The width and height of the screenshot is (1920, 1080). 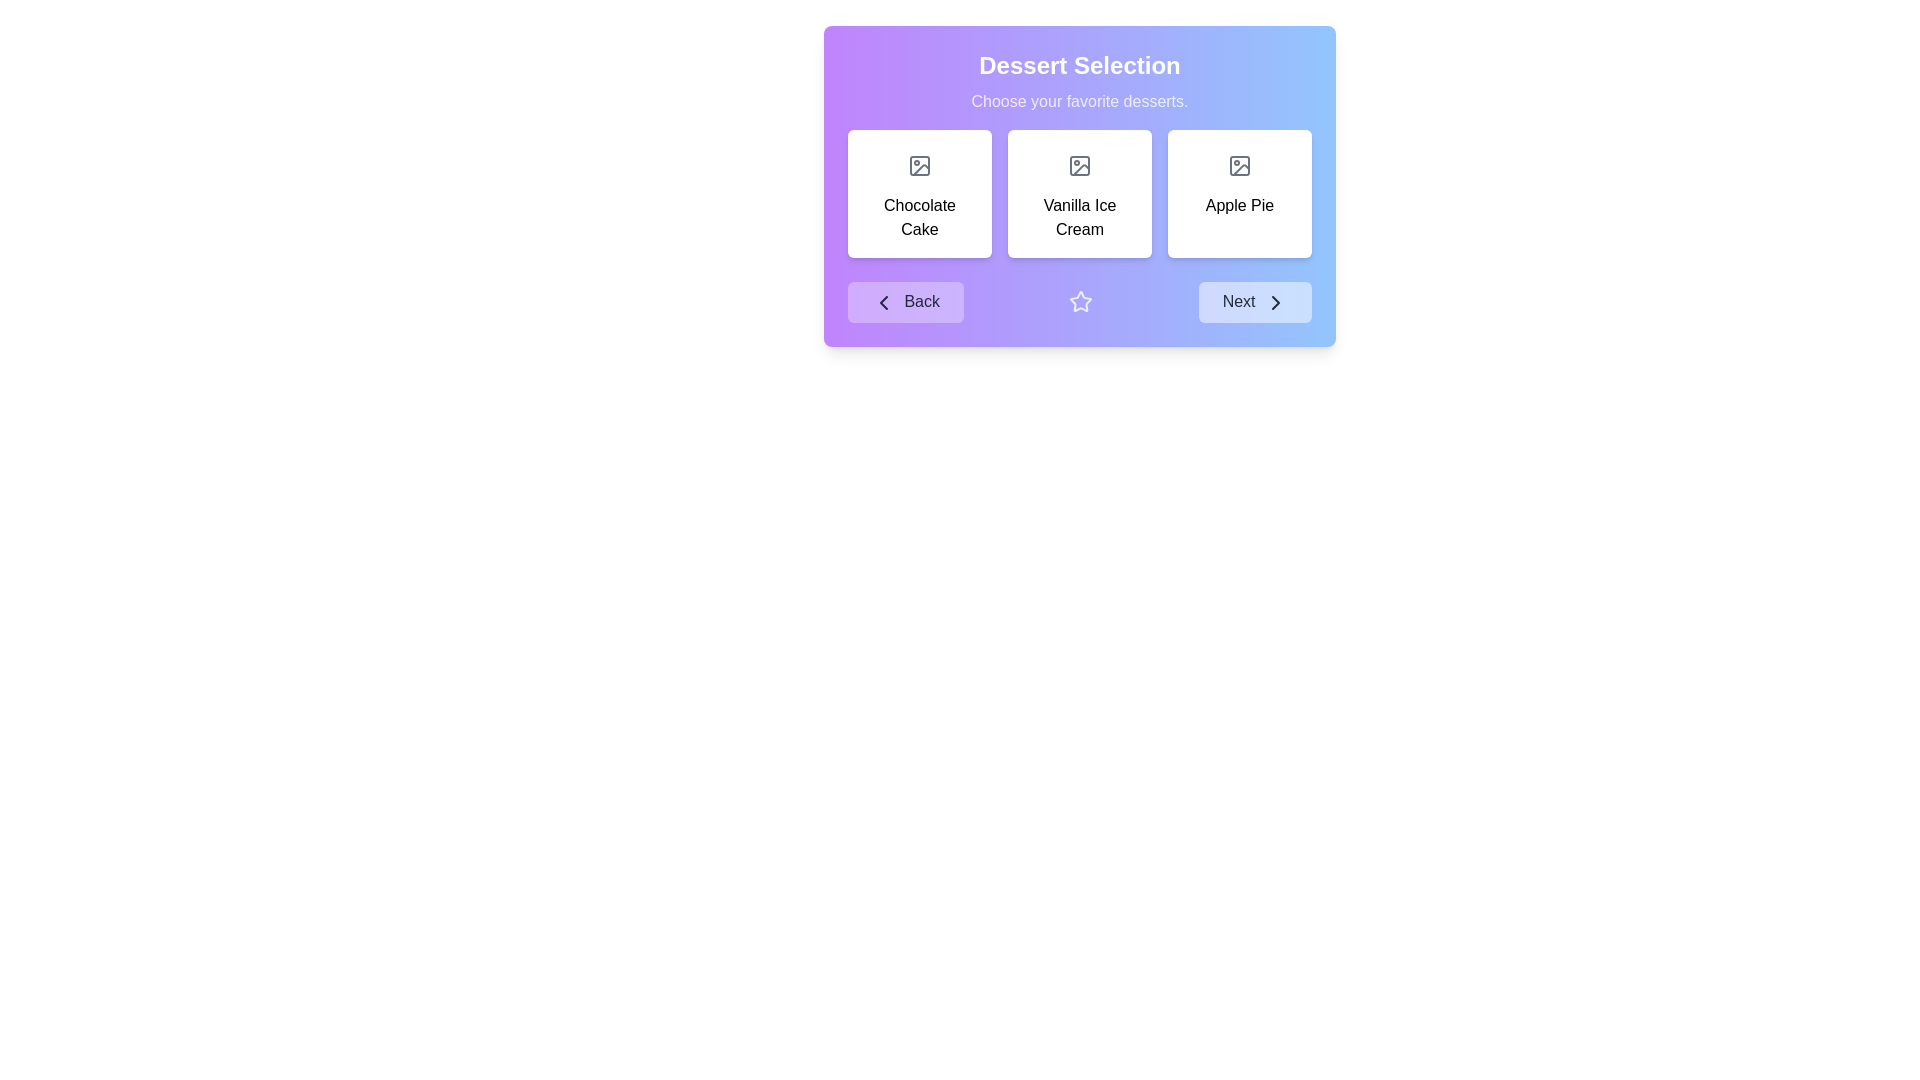 What do you see at coordinates (1079, 80) in the screenshot?
I see `the 'Dessert Selection' text block, which is visually distinct with a gradient background and contains the introductory text for dessert options` at bounding box center [1079, 80].